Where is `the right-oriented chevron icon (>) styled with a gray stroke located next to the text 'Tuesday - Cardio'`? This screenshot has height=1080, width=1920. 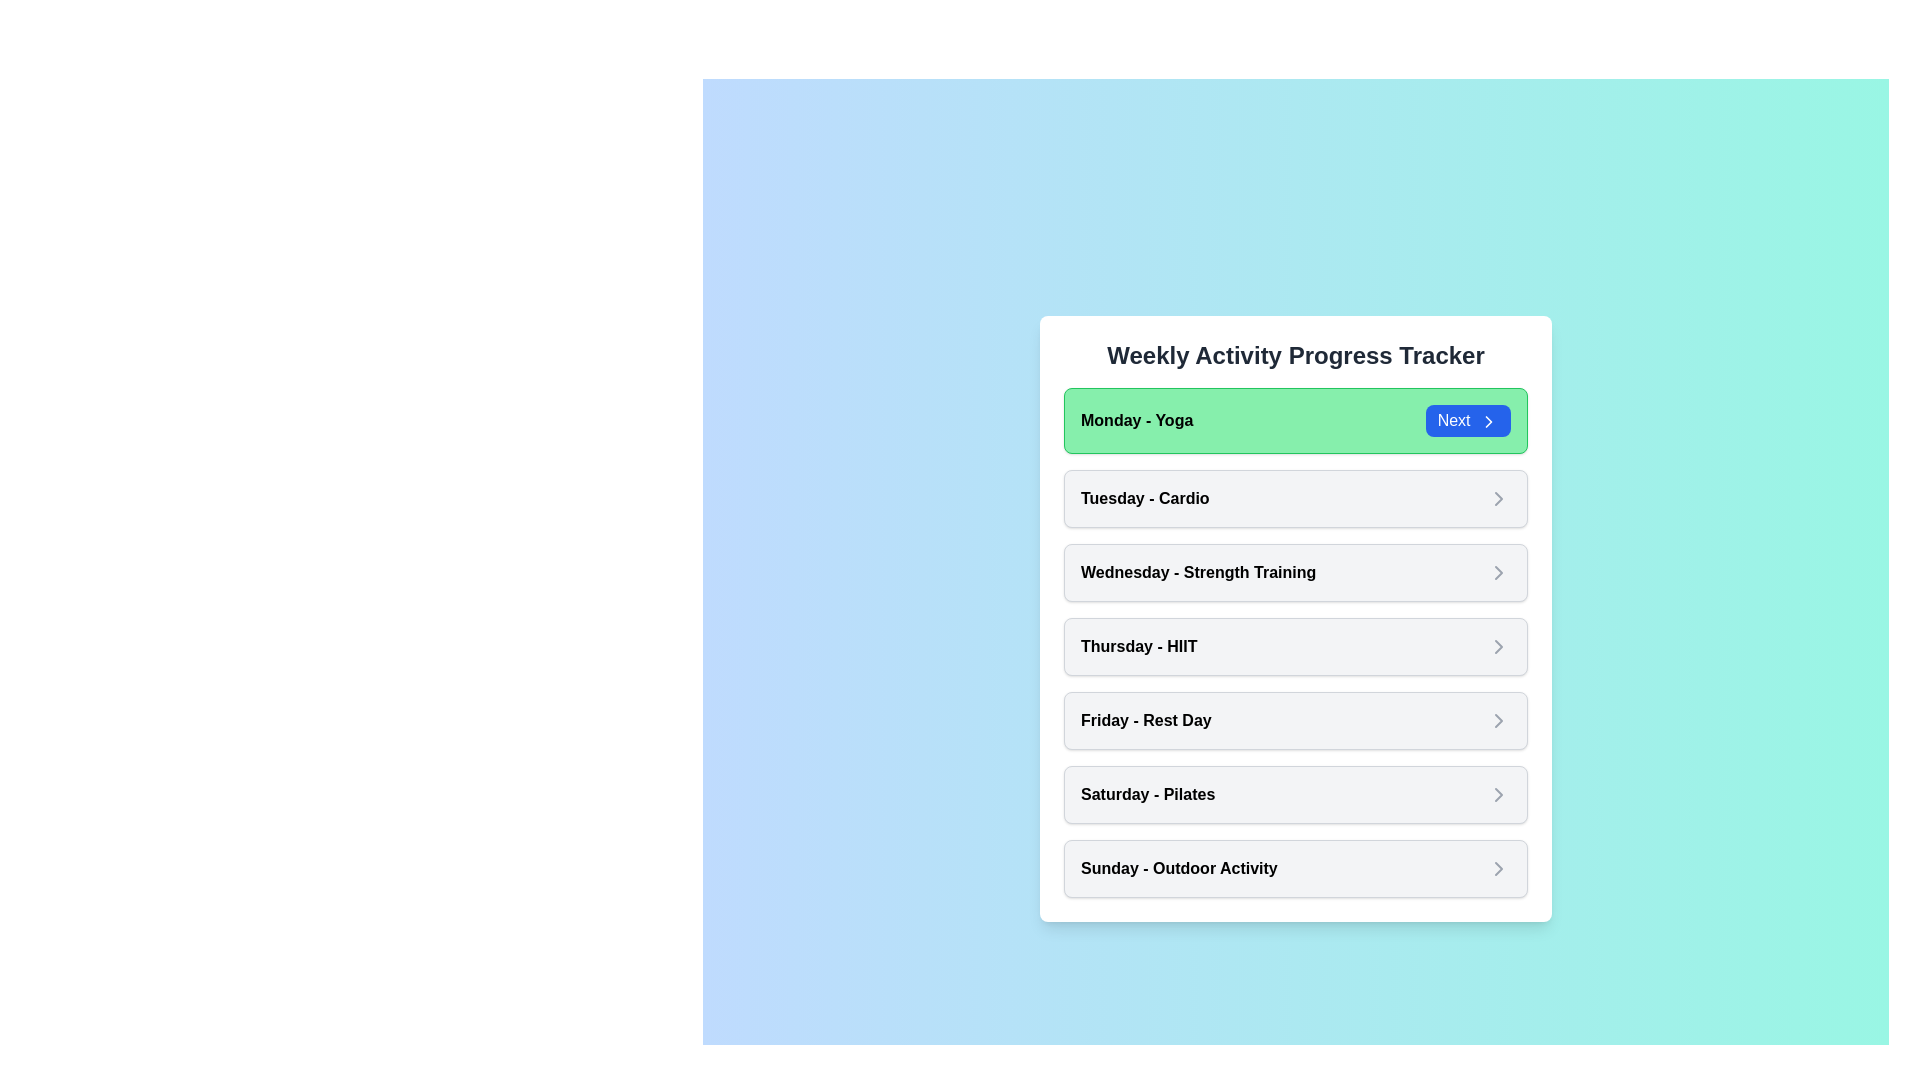
the right-oriented chevron icon (>) styled with a gray stroke located next to the text 'Tuesday - Cardio' is located at coordinates (1498, 497).